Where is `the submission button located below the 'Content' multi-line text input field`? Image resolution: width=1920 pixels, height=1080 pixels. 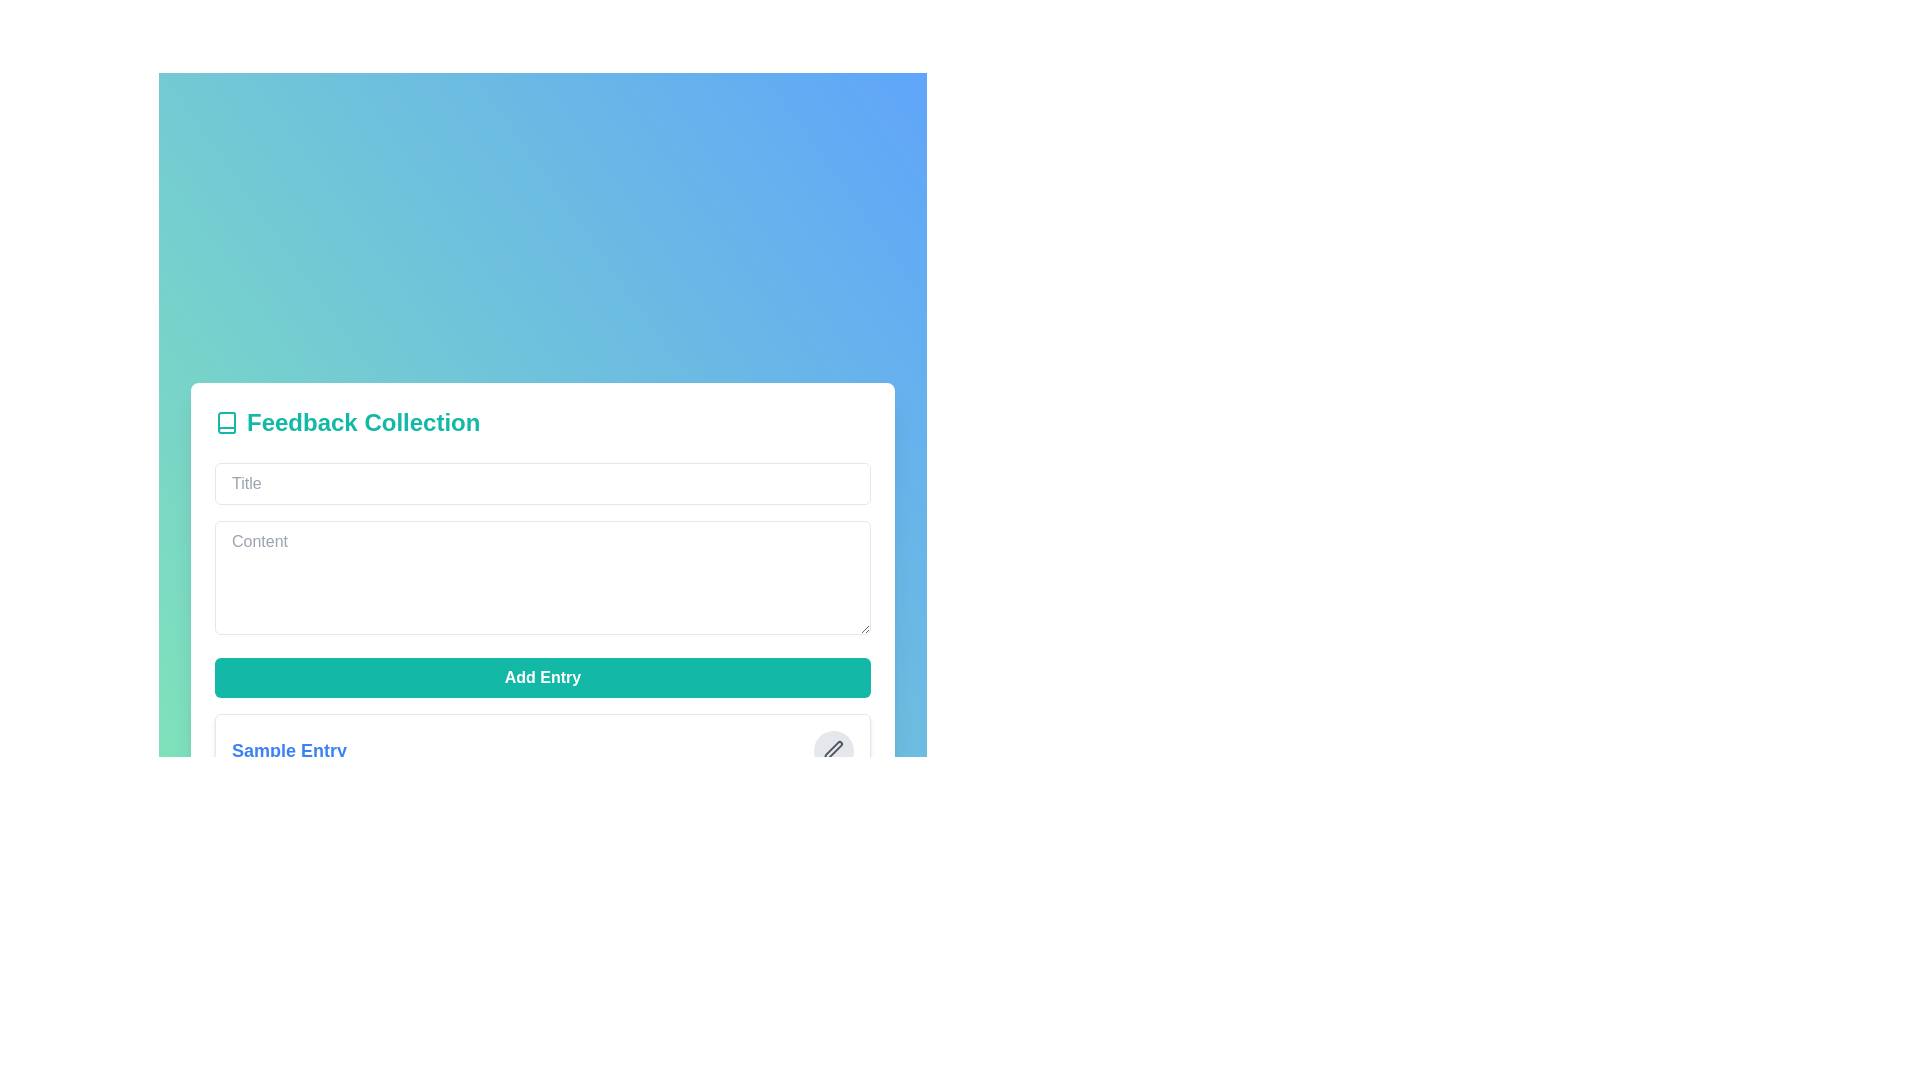 the submission button located below the 'Content' multi-line text input field is located at coordinates (542, 676).